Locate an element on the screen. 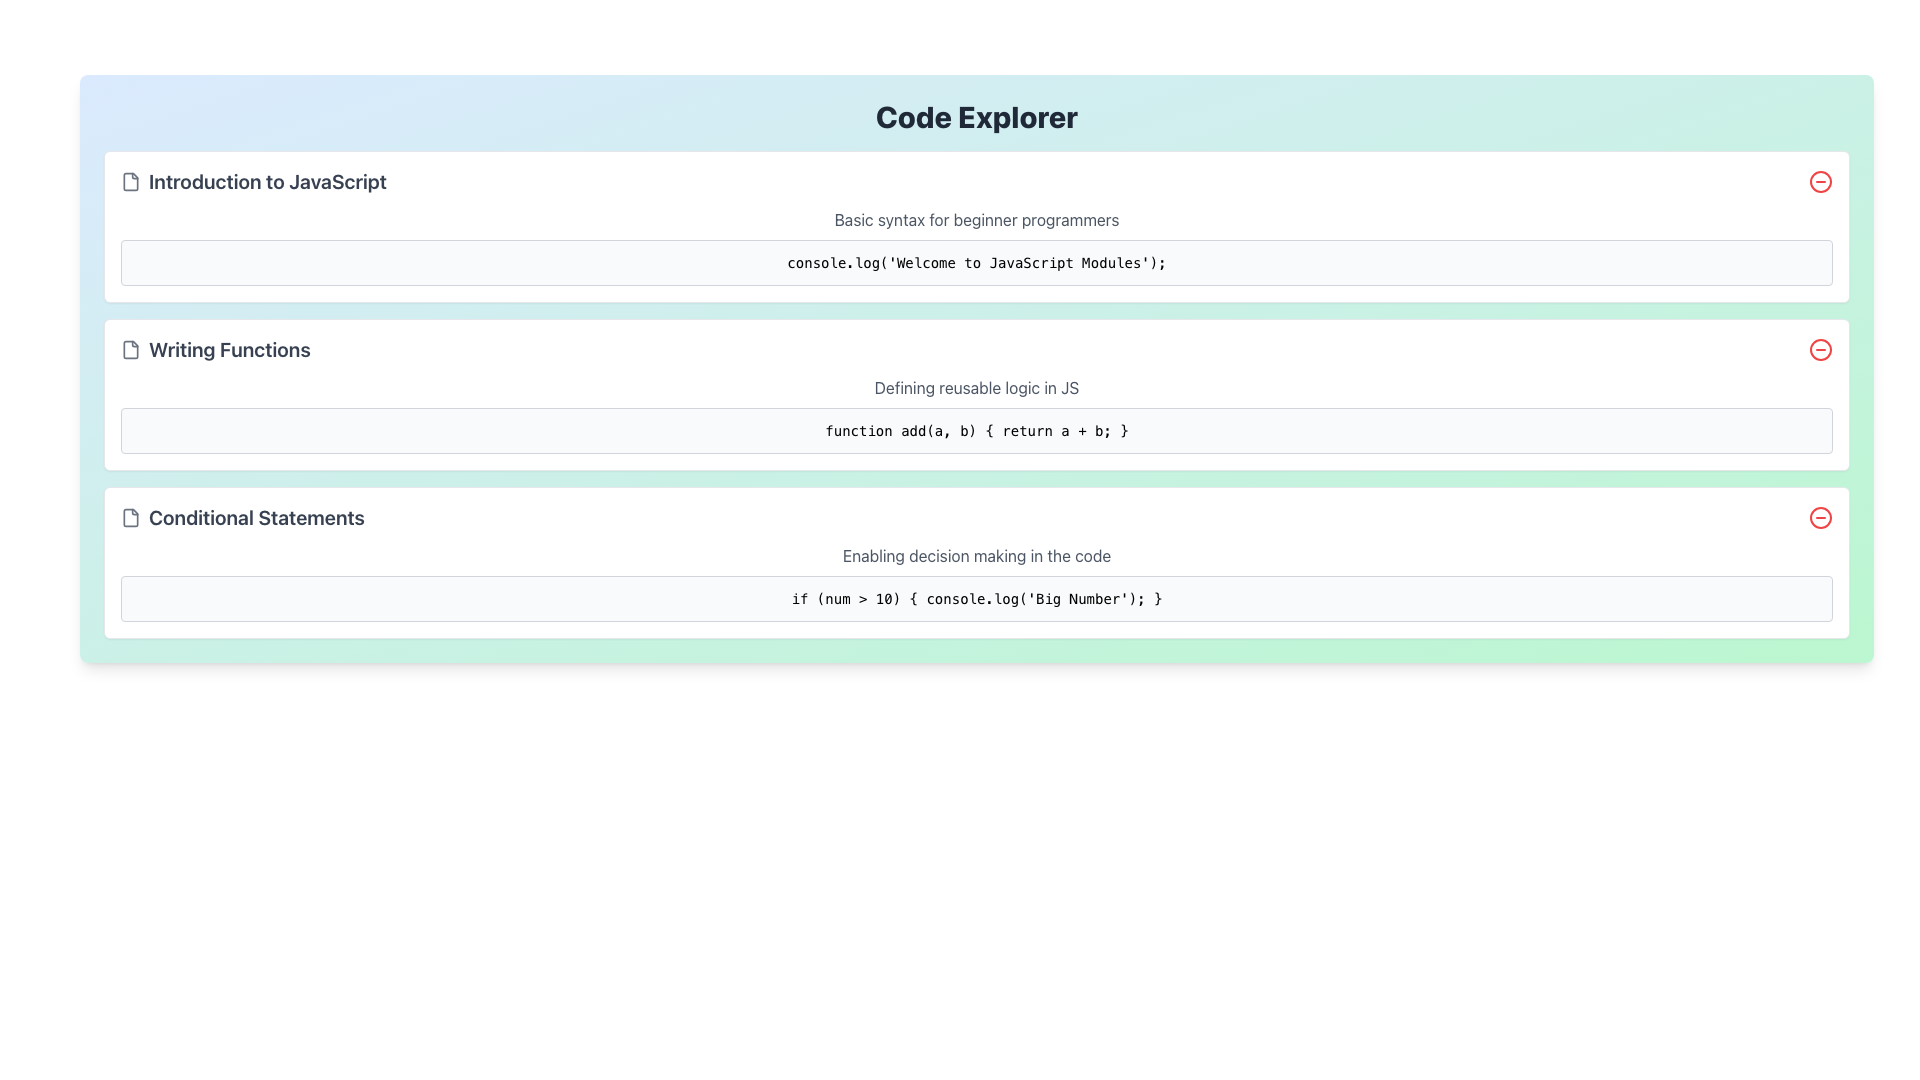  the Text Label element located in the 'Conditional Statements' section, which serves as a descriptive heading above a code snippet is located at coordinates (977, 555).